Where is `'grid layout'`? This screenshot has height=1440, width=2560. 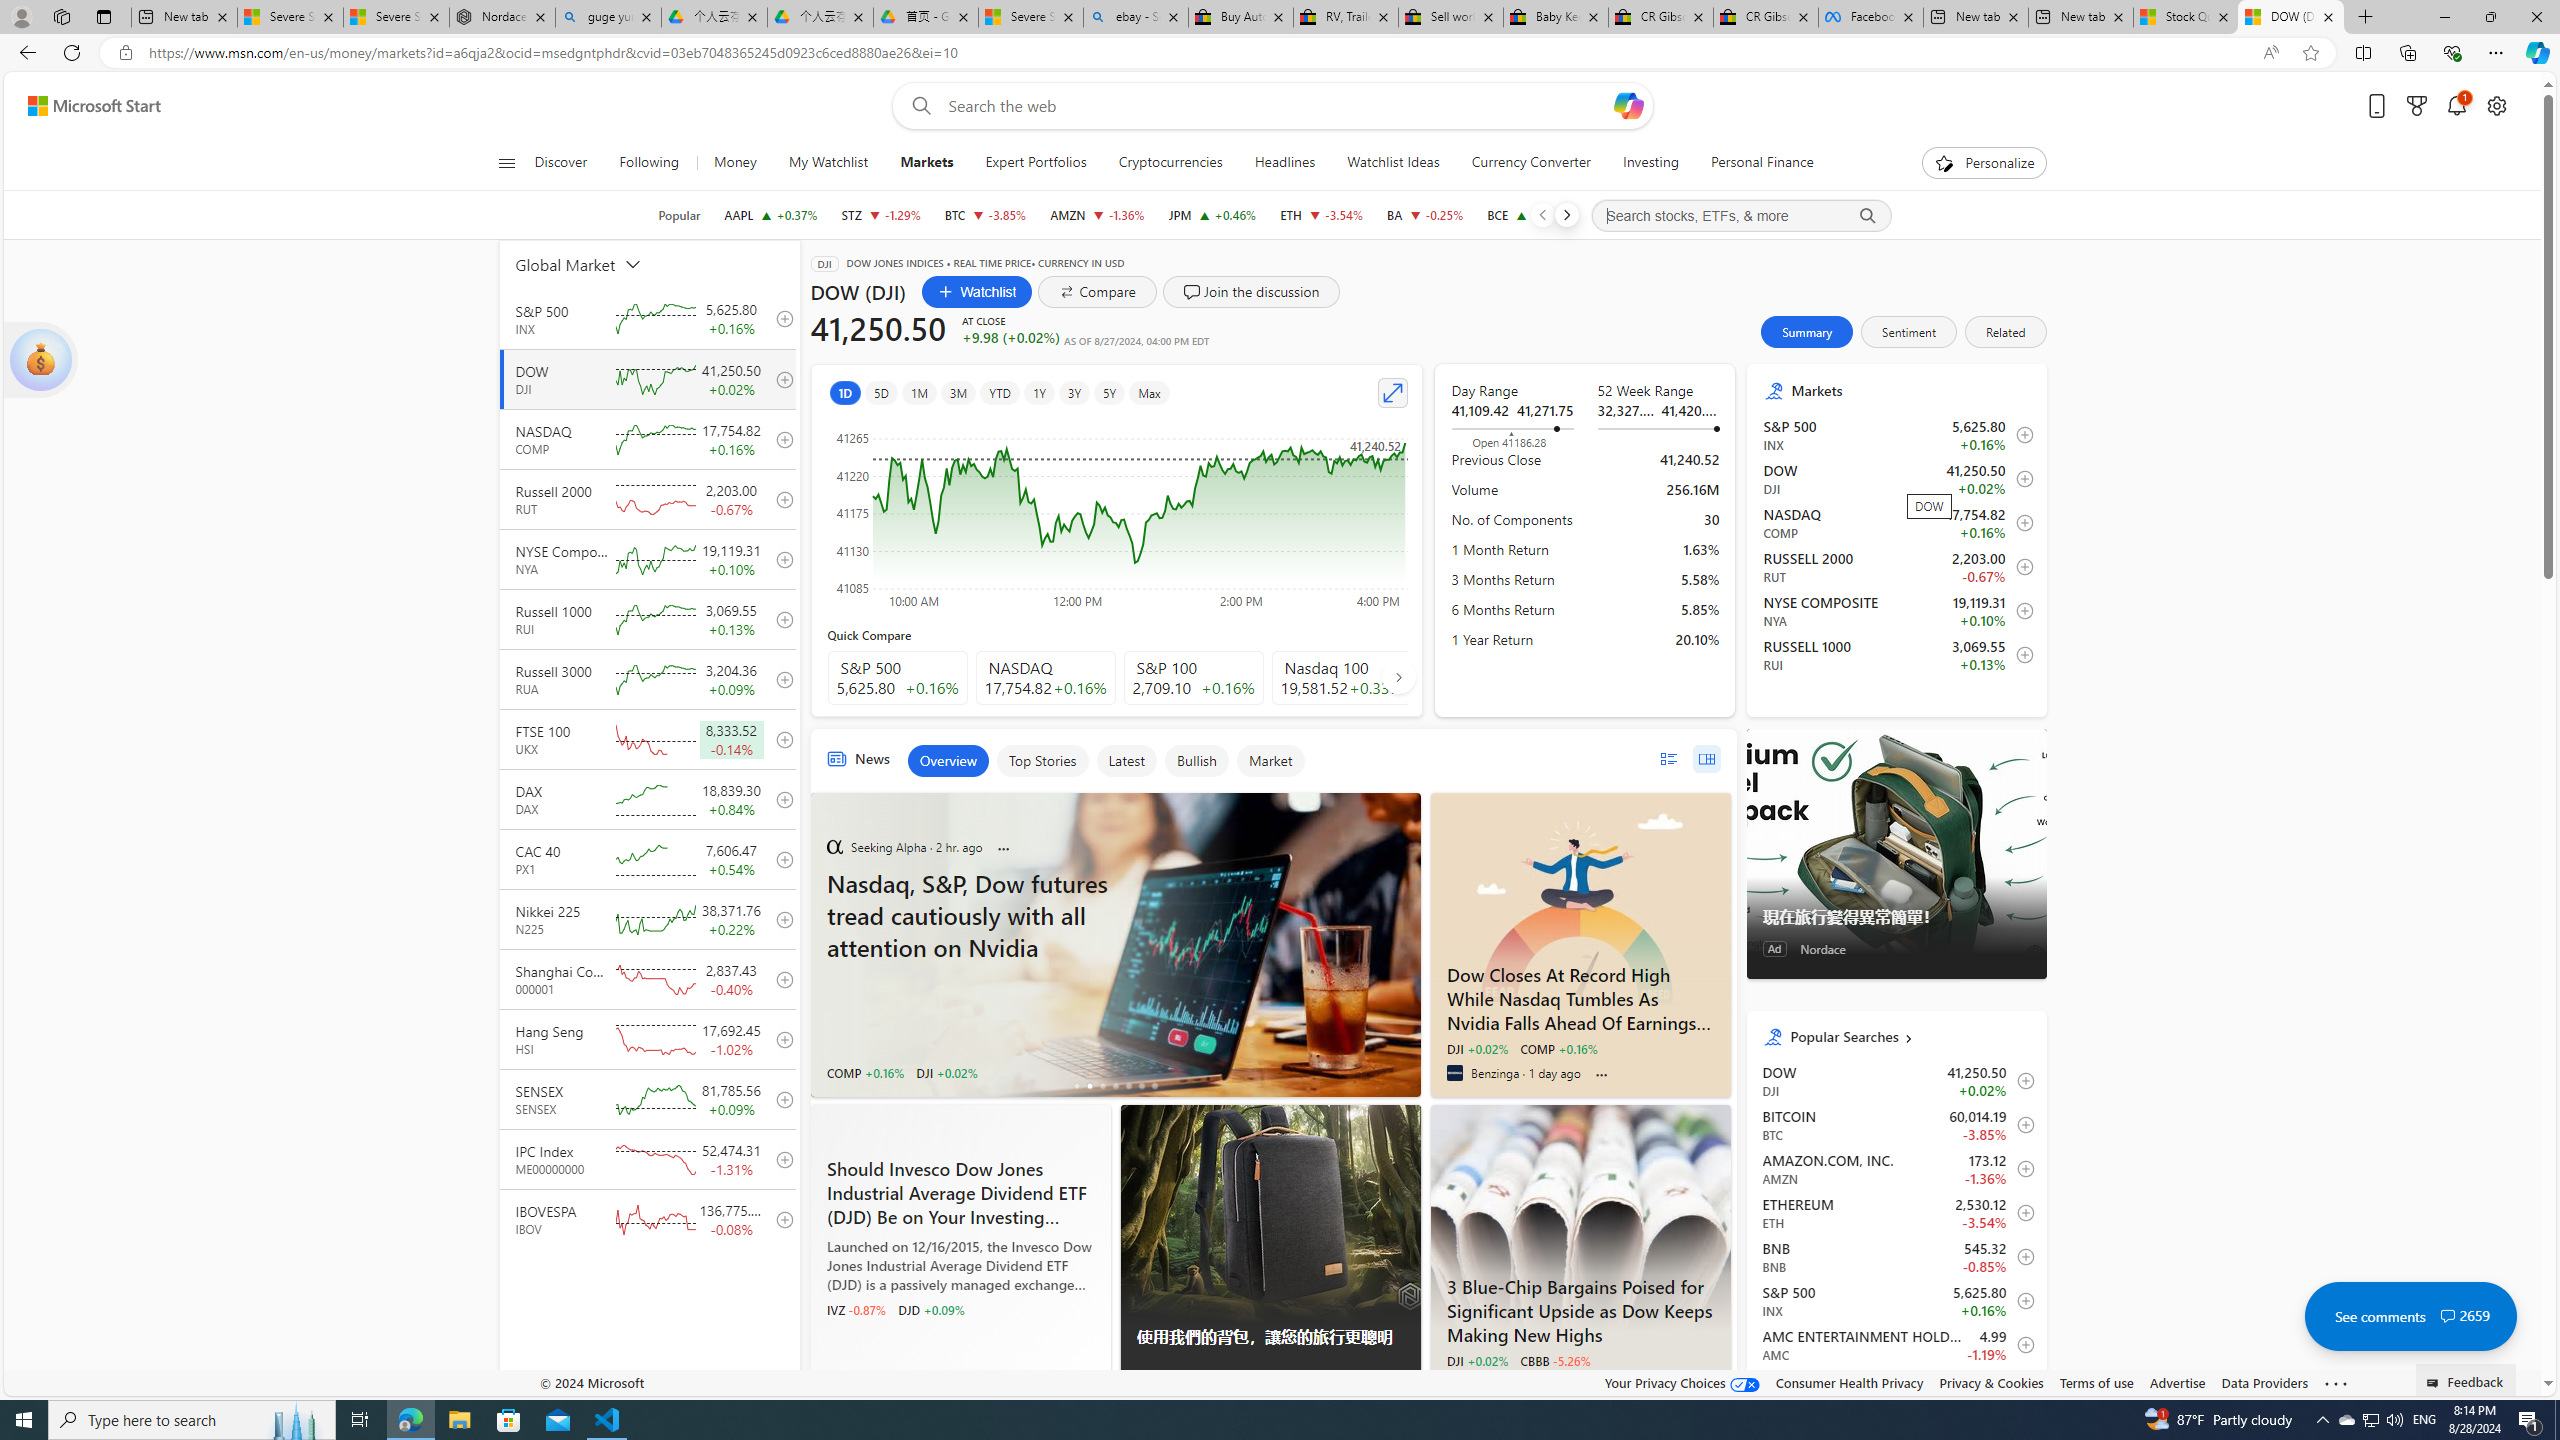 'grid layout' is located at coordinates (1705, 758).